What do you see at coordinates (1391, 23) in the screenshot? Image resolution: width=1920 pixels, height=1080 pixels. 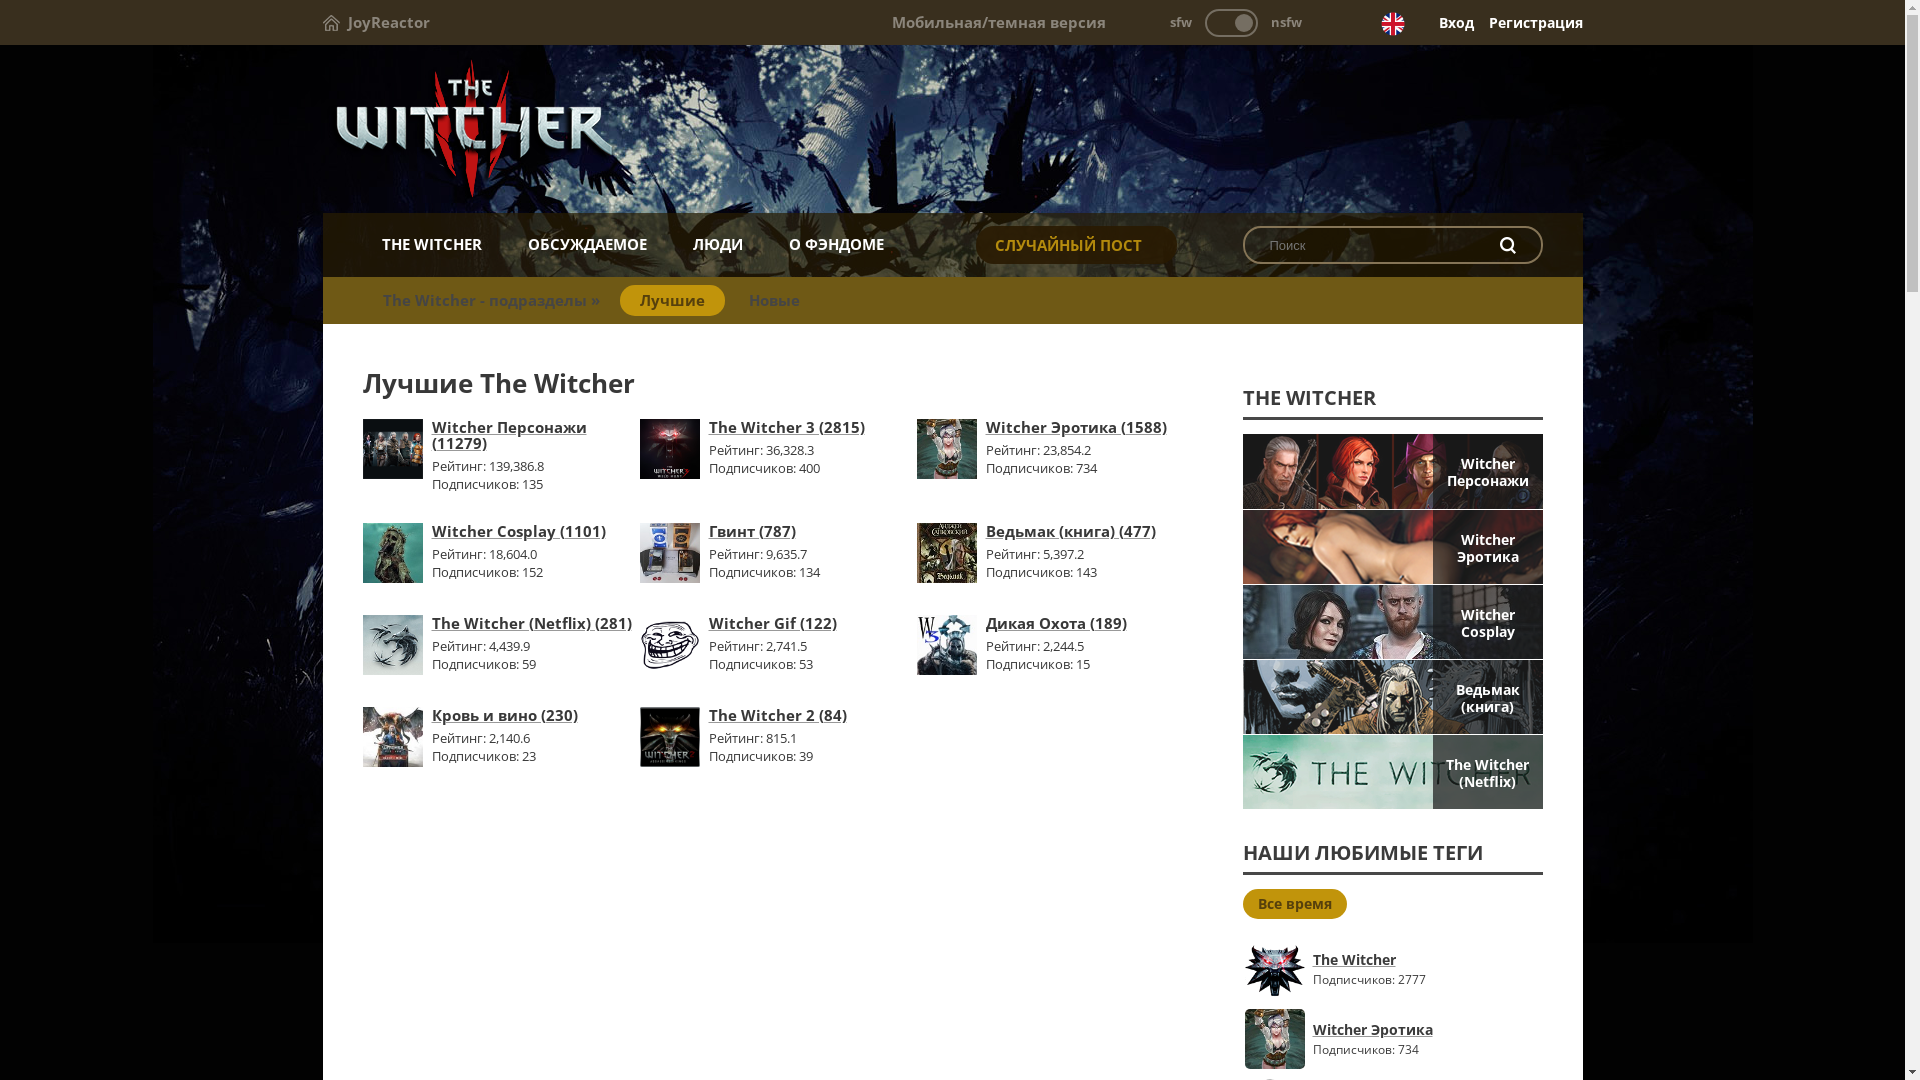 I see `'English version'` at bounding box center [1391, 23].